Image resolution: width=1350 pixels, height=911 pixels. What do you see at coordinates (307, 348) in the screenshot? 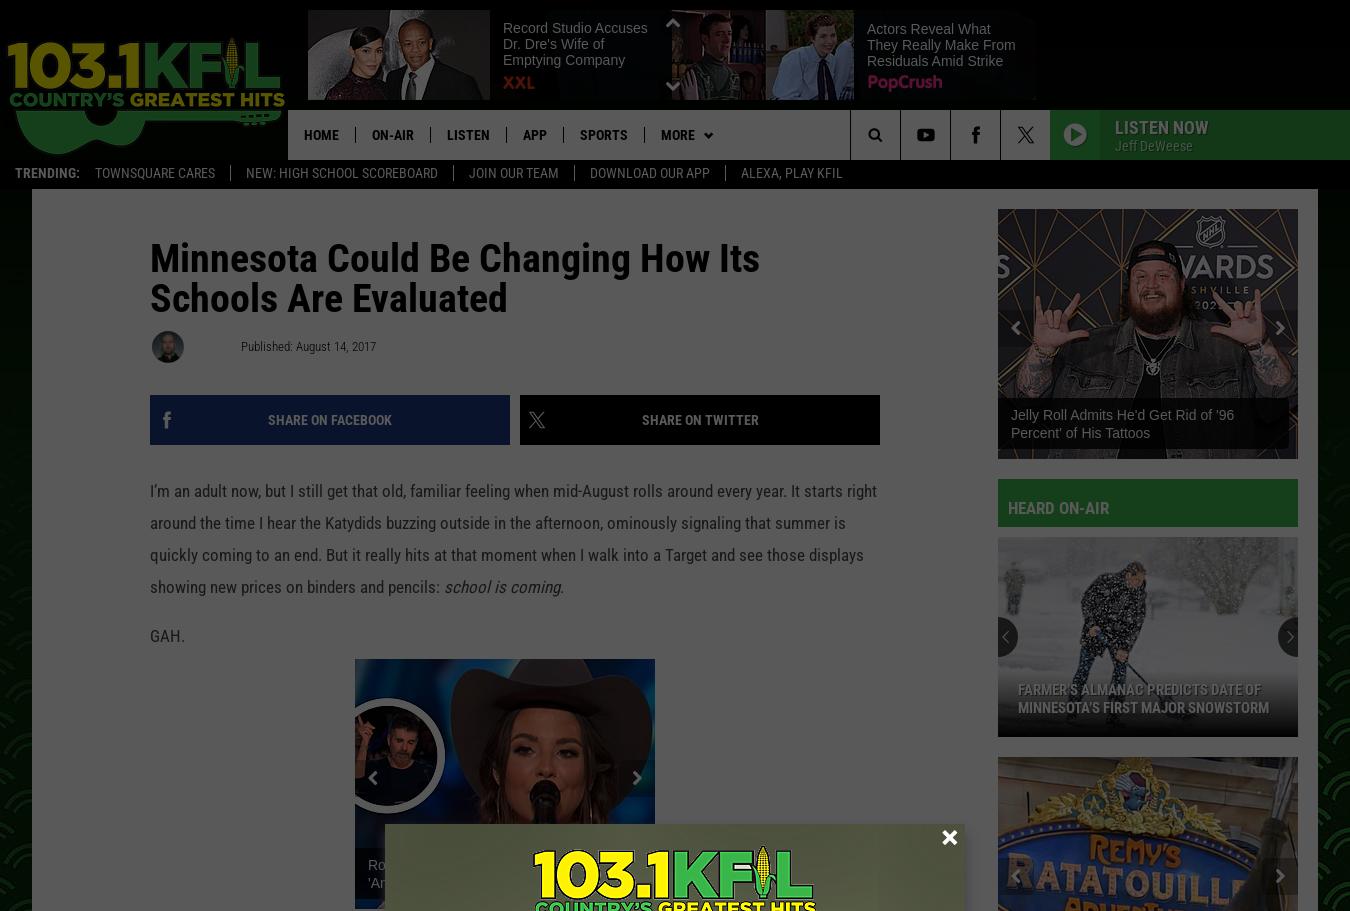
I see `'Published: August 14, 2017'` at bounding box center [307, 348].